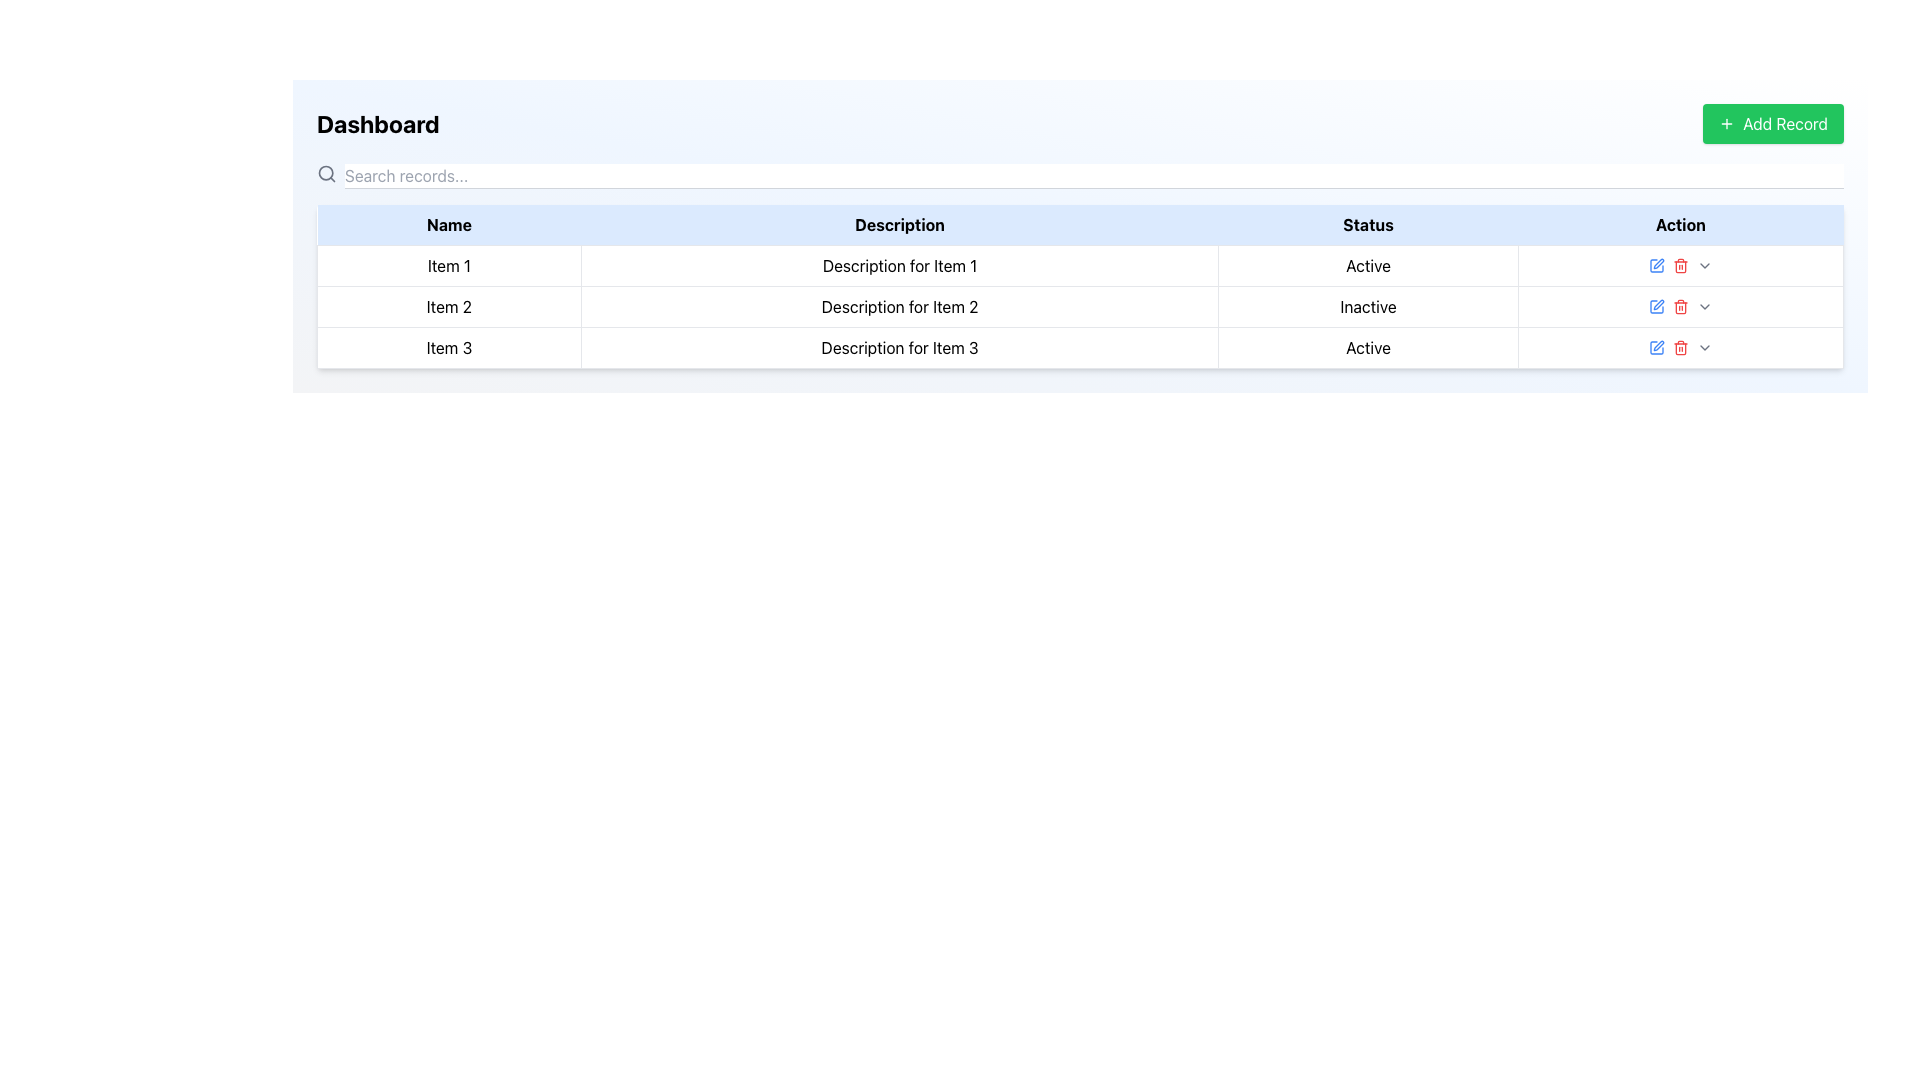 Image resolution: width=1920 pixels, height=1080 pixels. I want to click on the edit button located in the 'Action' column of the table in the first row to observe a color change, so click(1656, 265).